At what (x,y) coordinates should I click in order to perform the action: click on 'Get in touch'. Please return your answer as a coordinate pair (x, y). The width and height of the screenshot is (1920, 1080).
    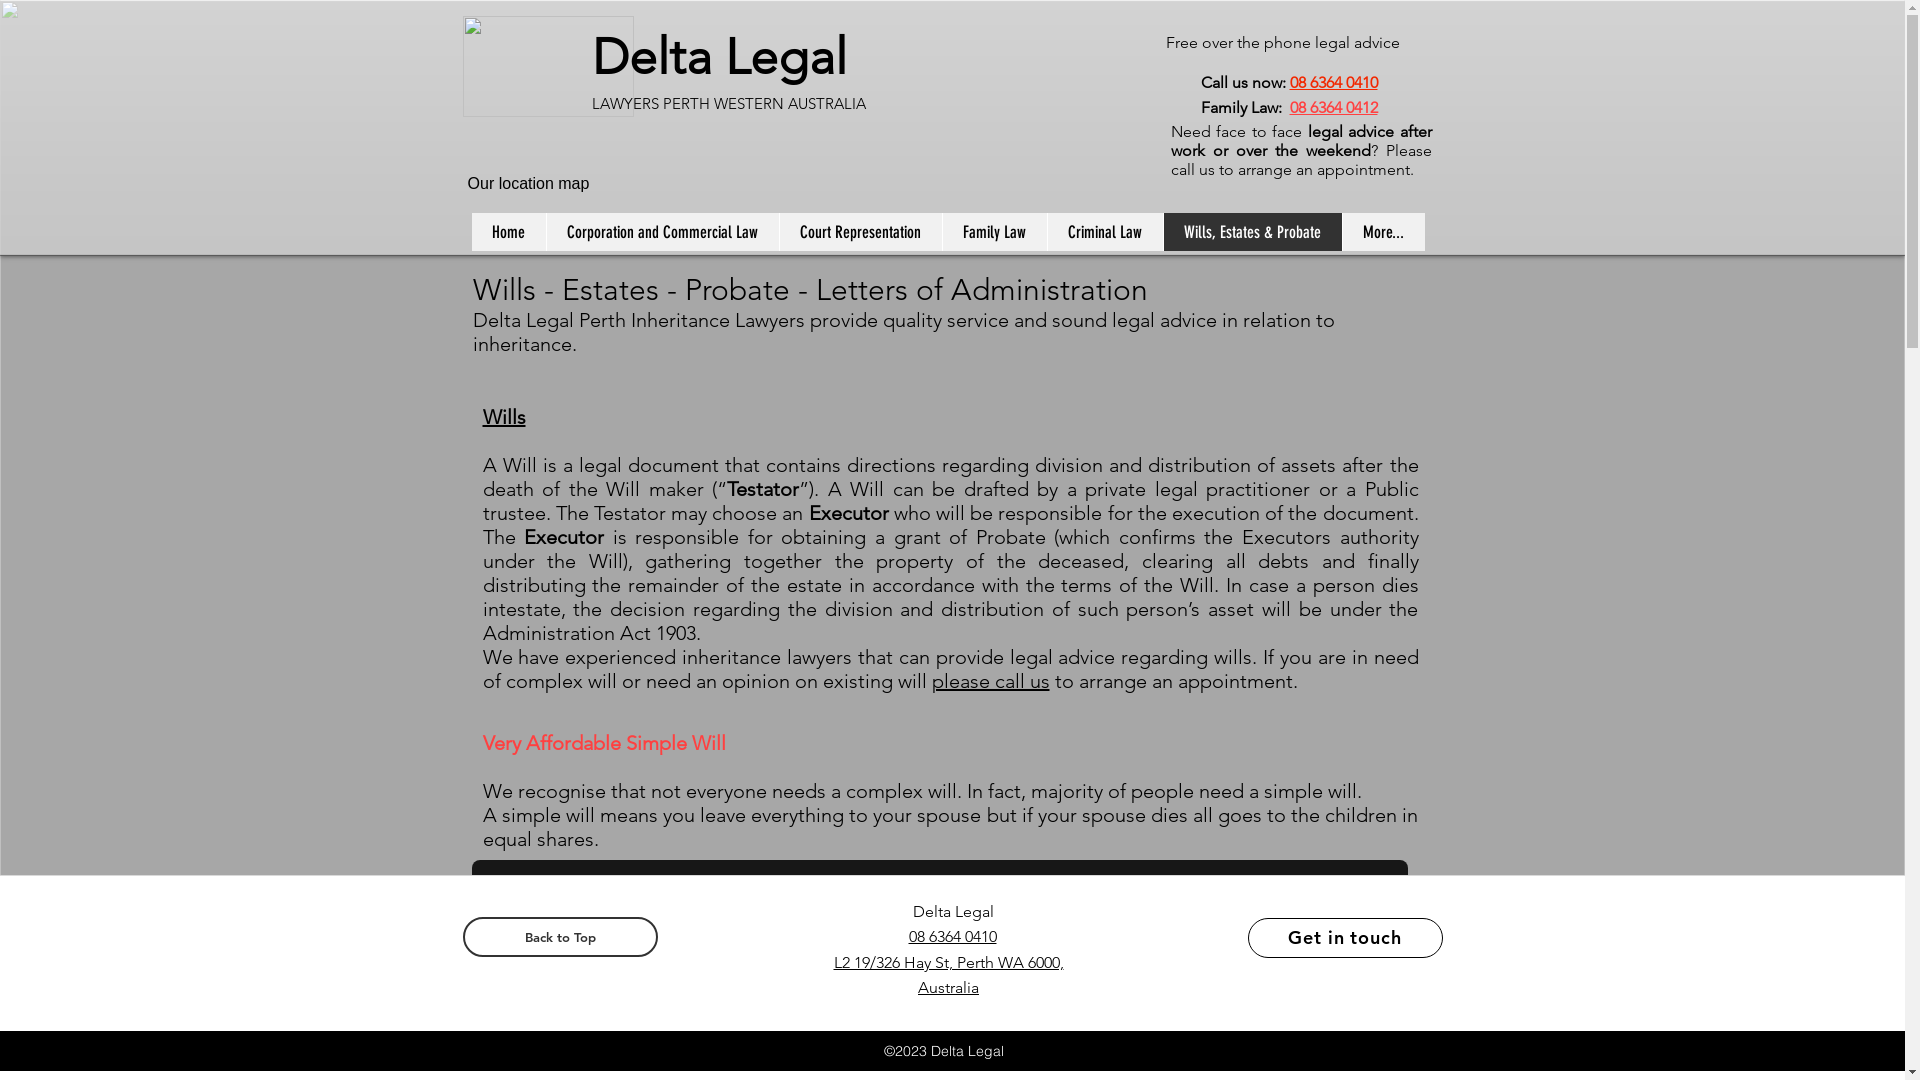
    Looking at the image, I should click on (1247, 937).